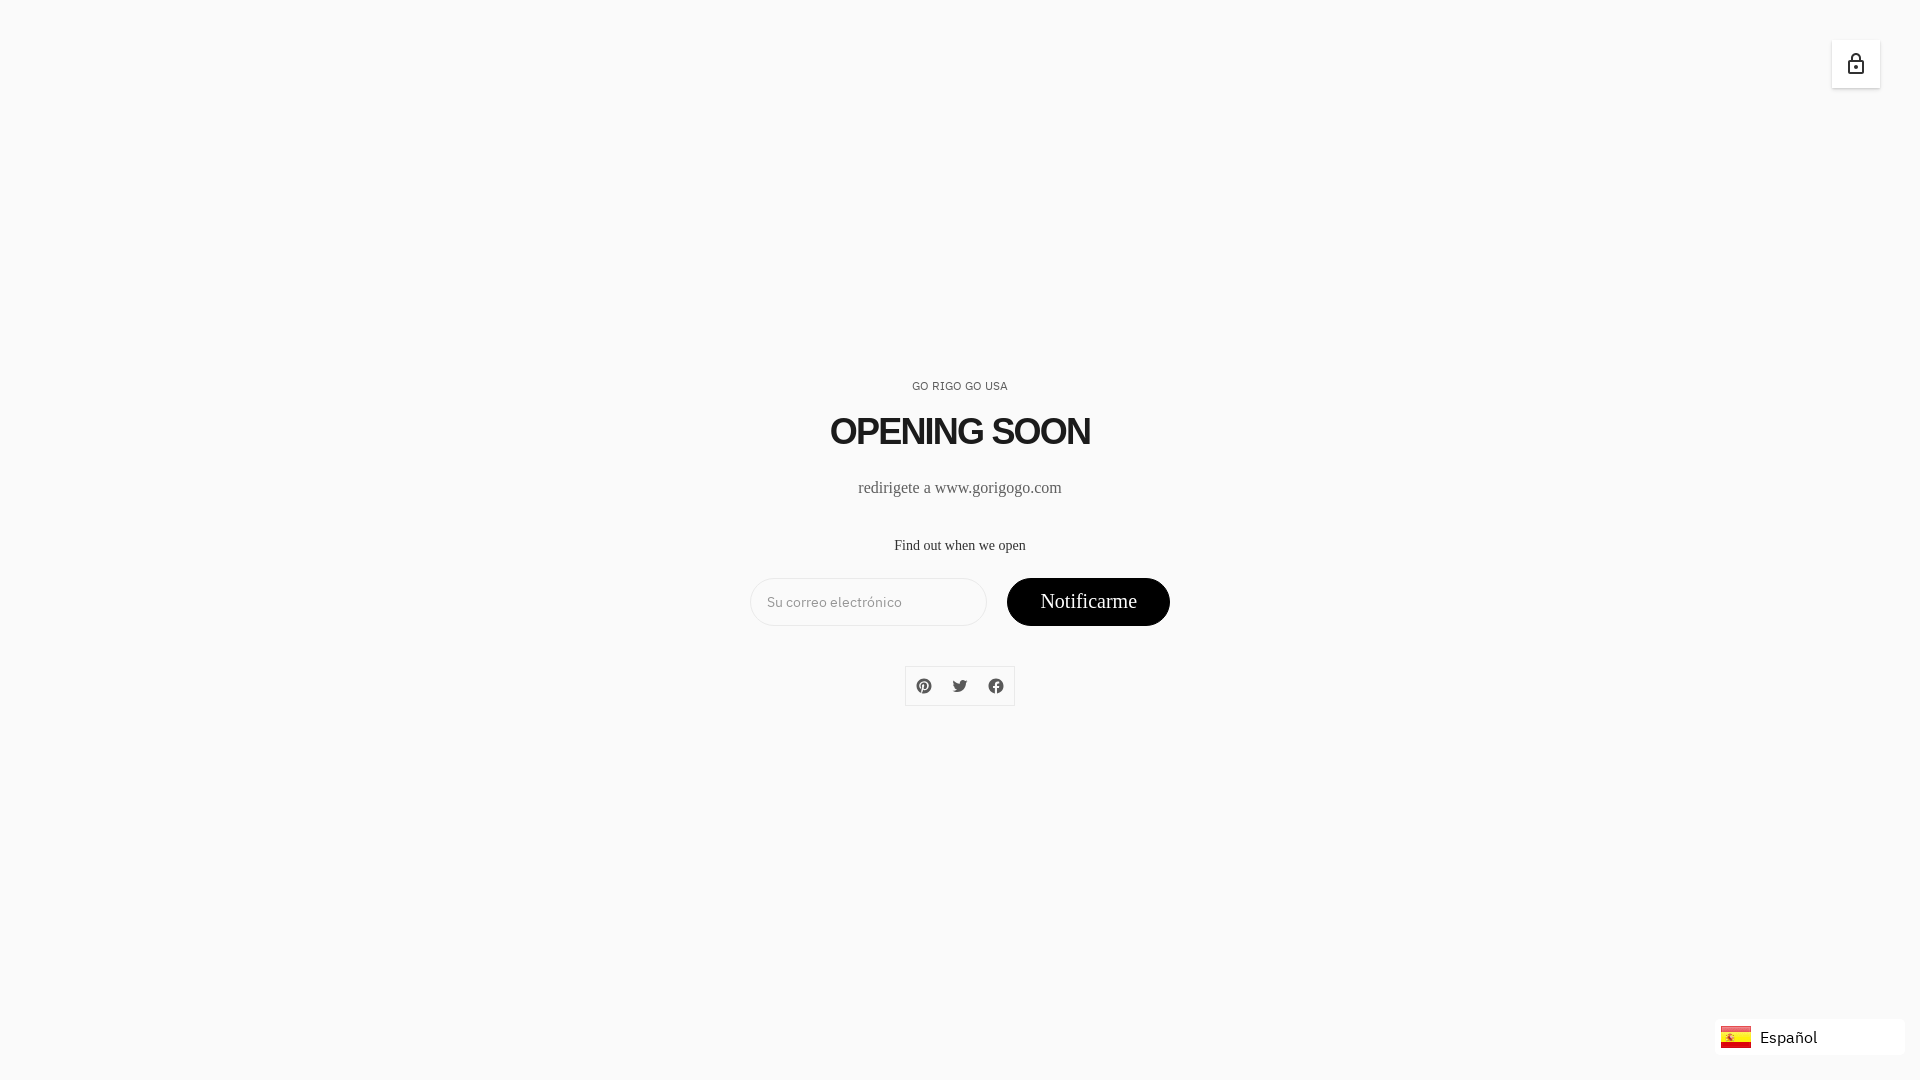 The height and width of the screenshot is (1080, 1920). Describe the element at coordinates (922, 685) in the screenshot. I see `'Share to Pinterest'` at that location.